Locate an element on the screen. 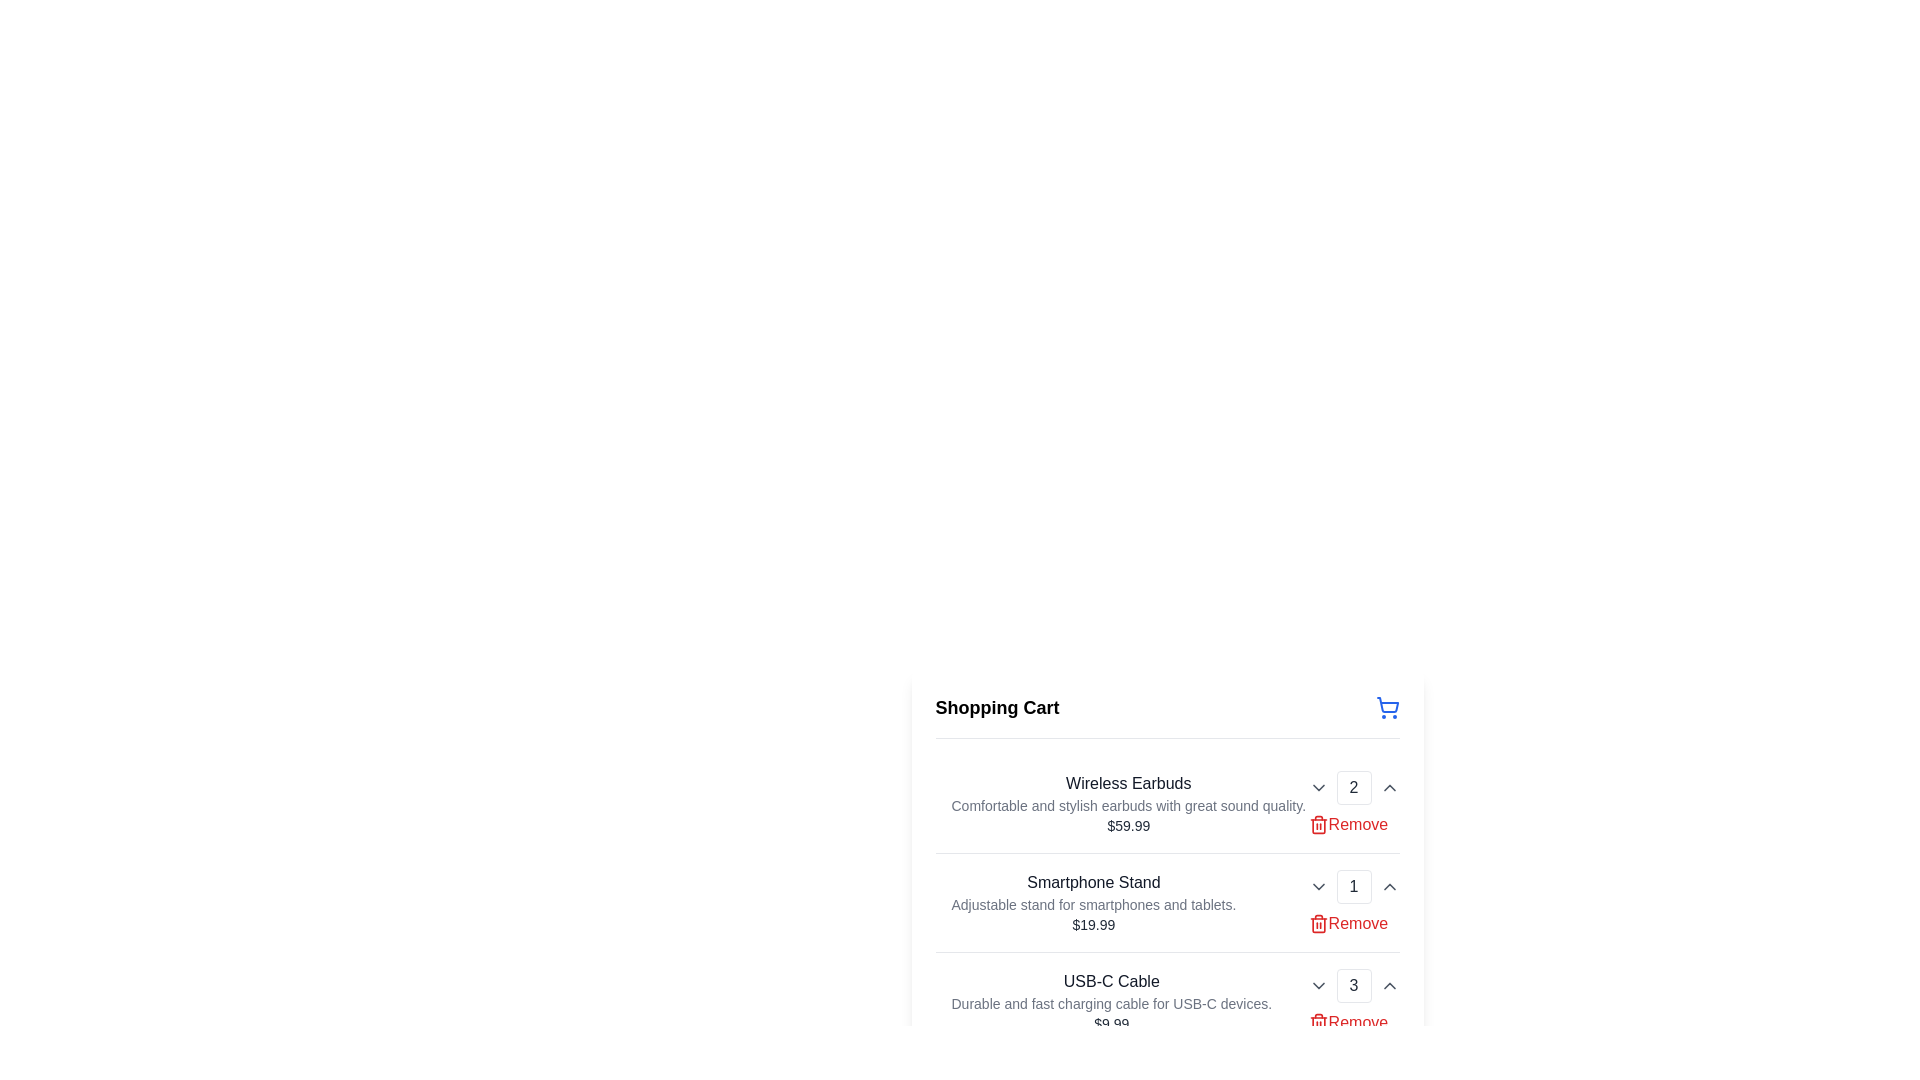 The width and height of the screenshot is (1920, 1080). the 'Remove' button associated with the 'Smartphone Stand' in the cart list is located at coordinates (1348, 924).